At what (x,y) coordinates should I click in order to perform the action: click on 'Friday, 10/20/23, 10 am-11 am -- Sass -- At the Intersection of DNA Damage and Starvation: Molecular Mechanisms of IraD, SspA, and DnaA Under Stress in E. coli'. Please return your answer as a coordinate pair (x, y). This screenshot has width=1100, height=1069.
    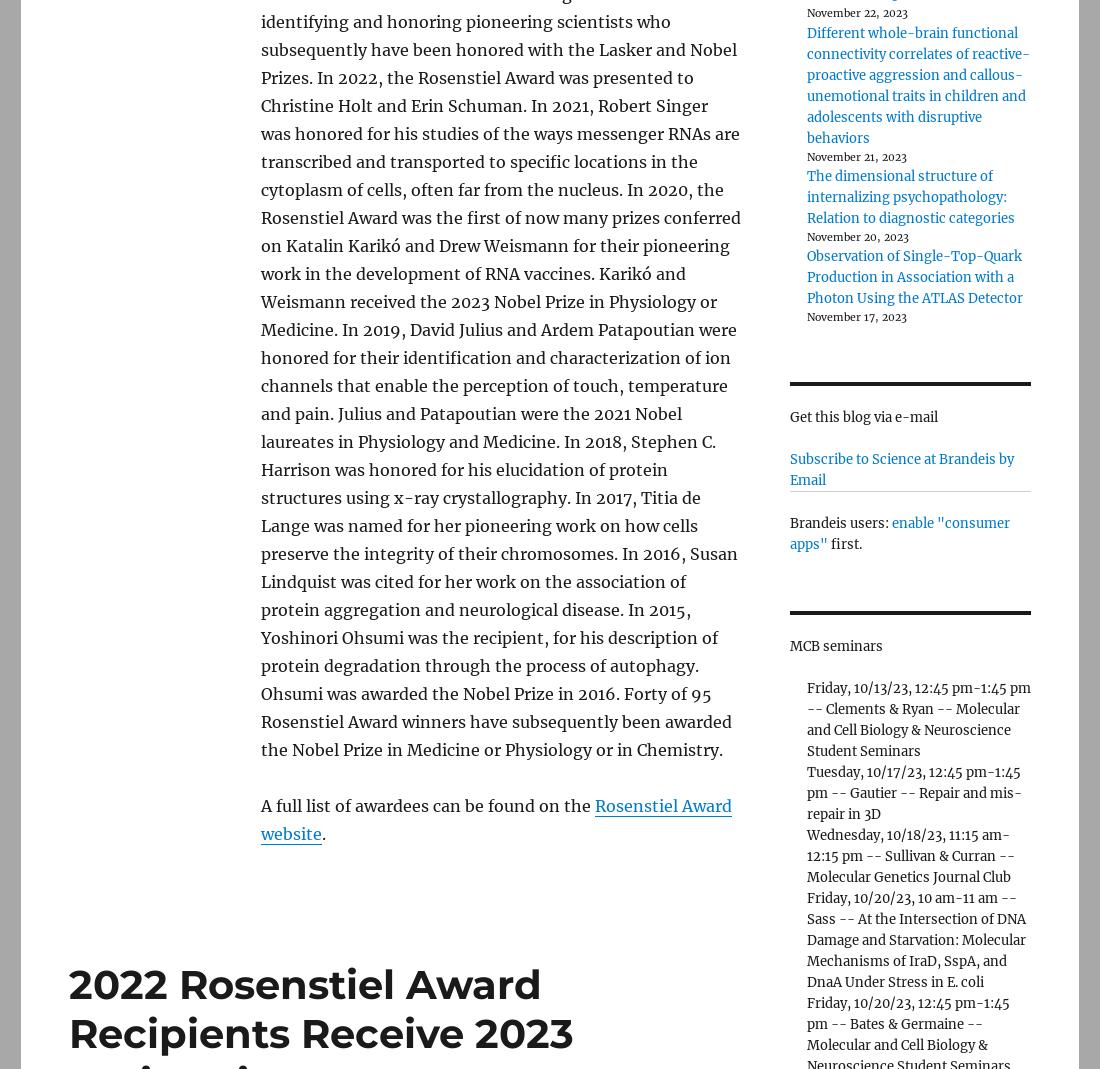
    Looking at the image, I should click on (915, 938).